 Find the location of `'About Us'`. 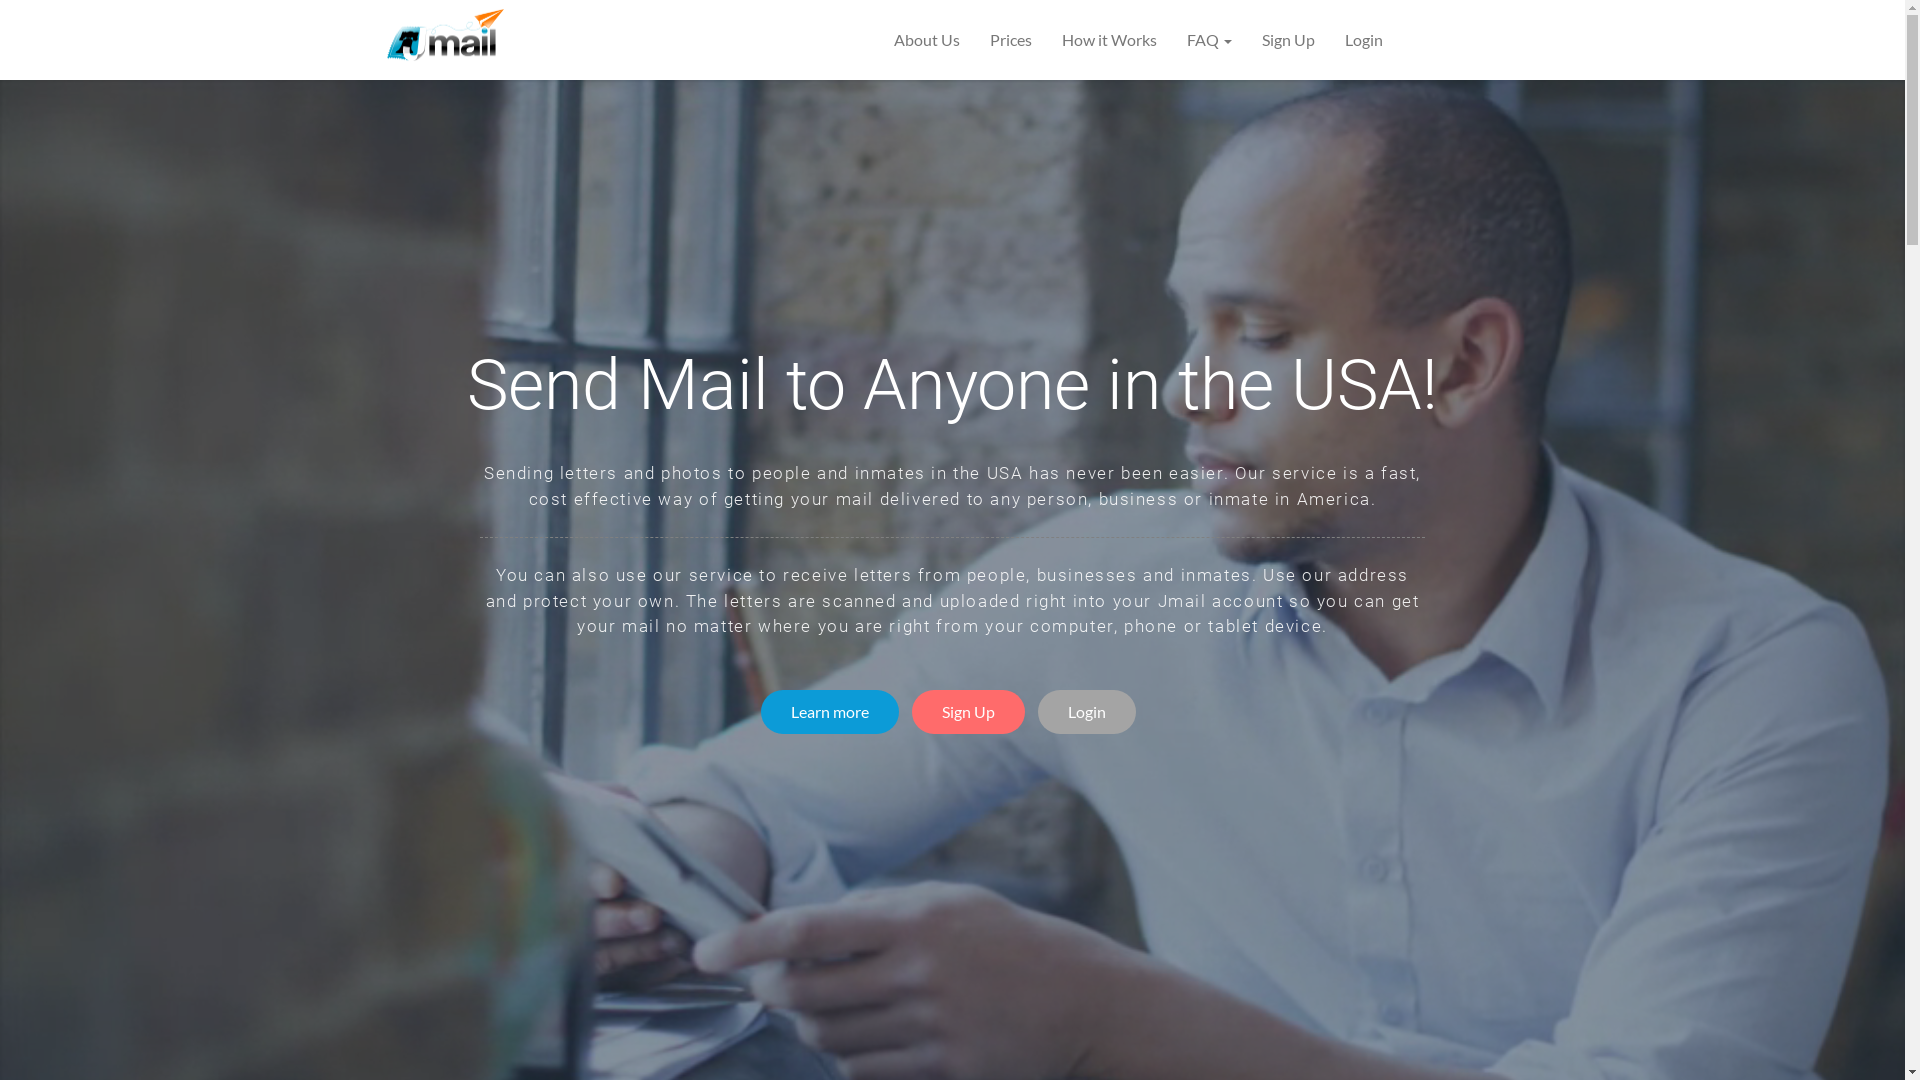

'About Us' is located at coordinates (925, 39).